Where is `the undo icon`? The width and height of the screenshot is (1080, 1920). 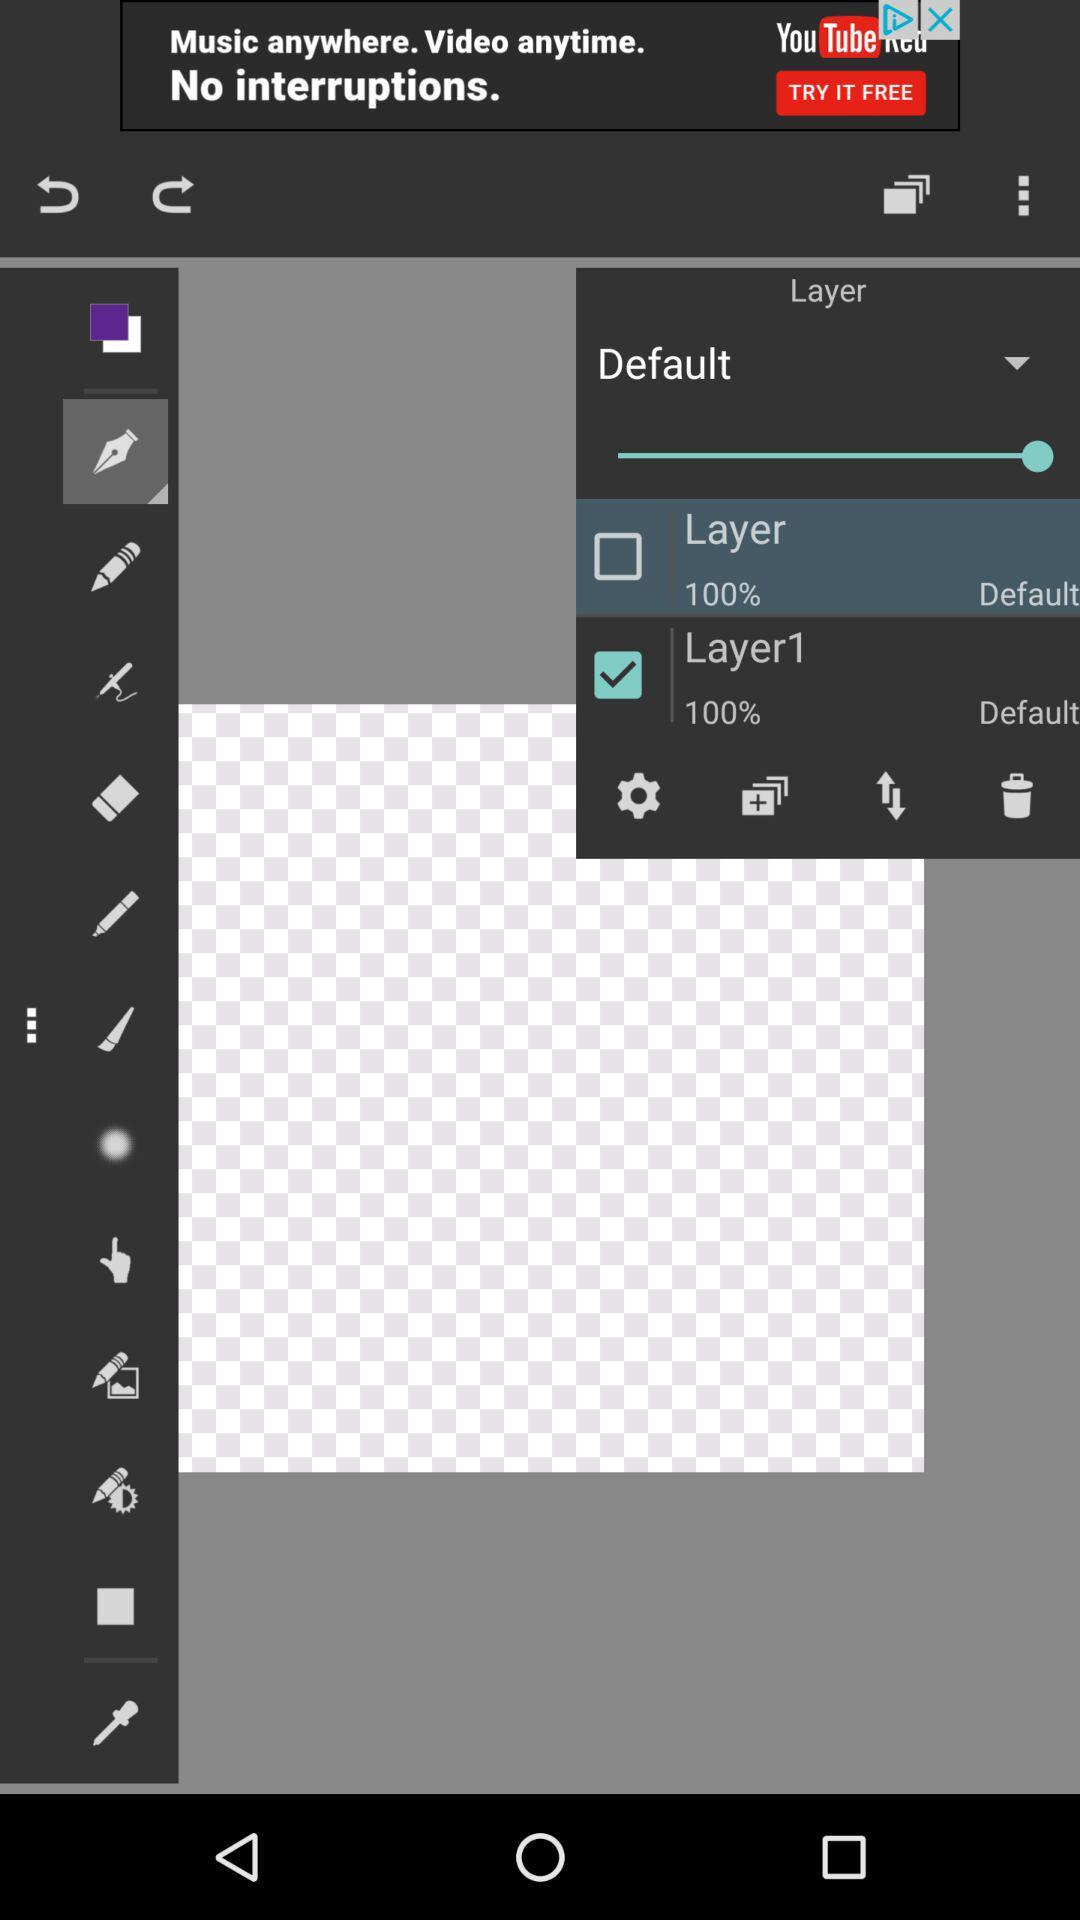
the undo icon is located at coordinates (56, 194).